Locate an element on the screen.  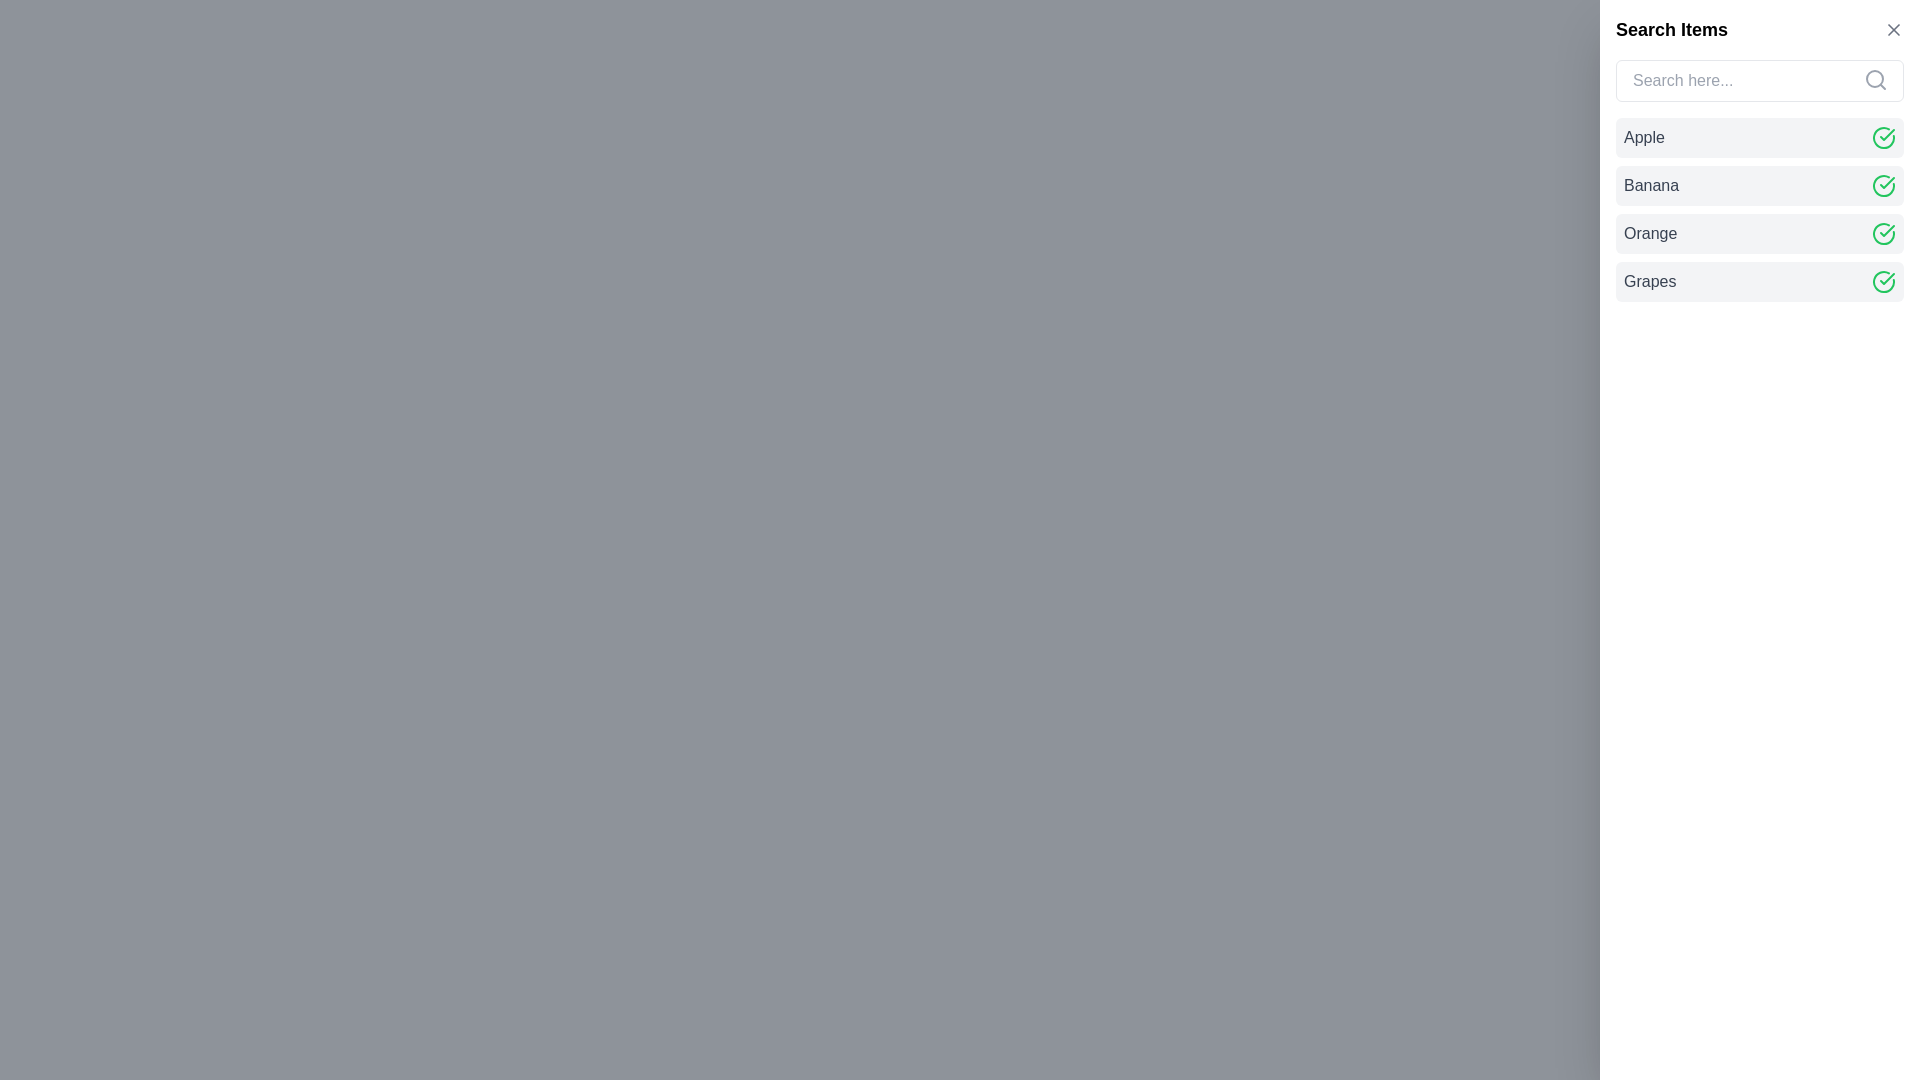
the circular icon with a green outline and a check mark inside, located at the top-right corner of the list item labeled 'Apple' is located at coordinates (1882, 137).